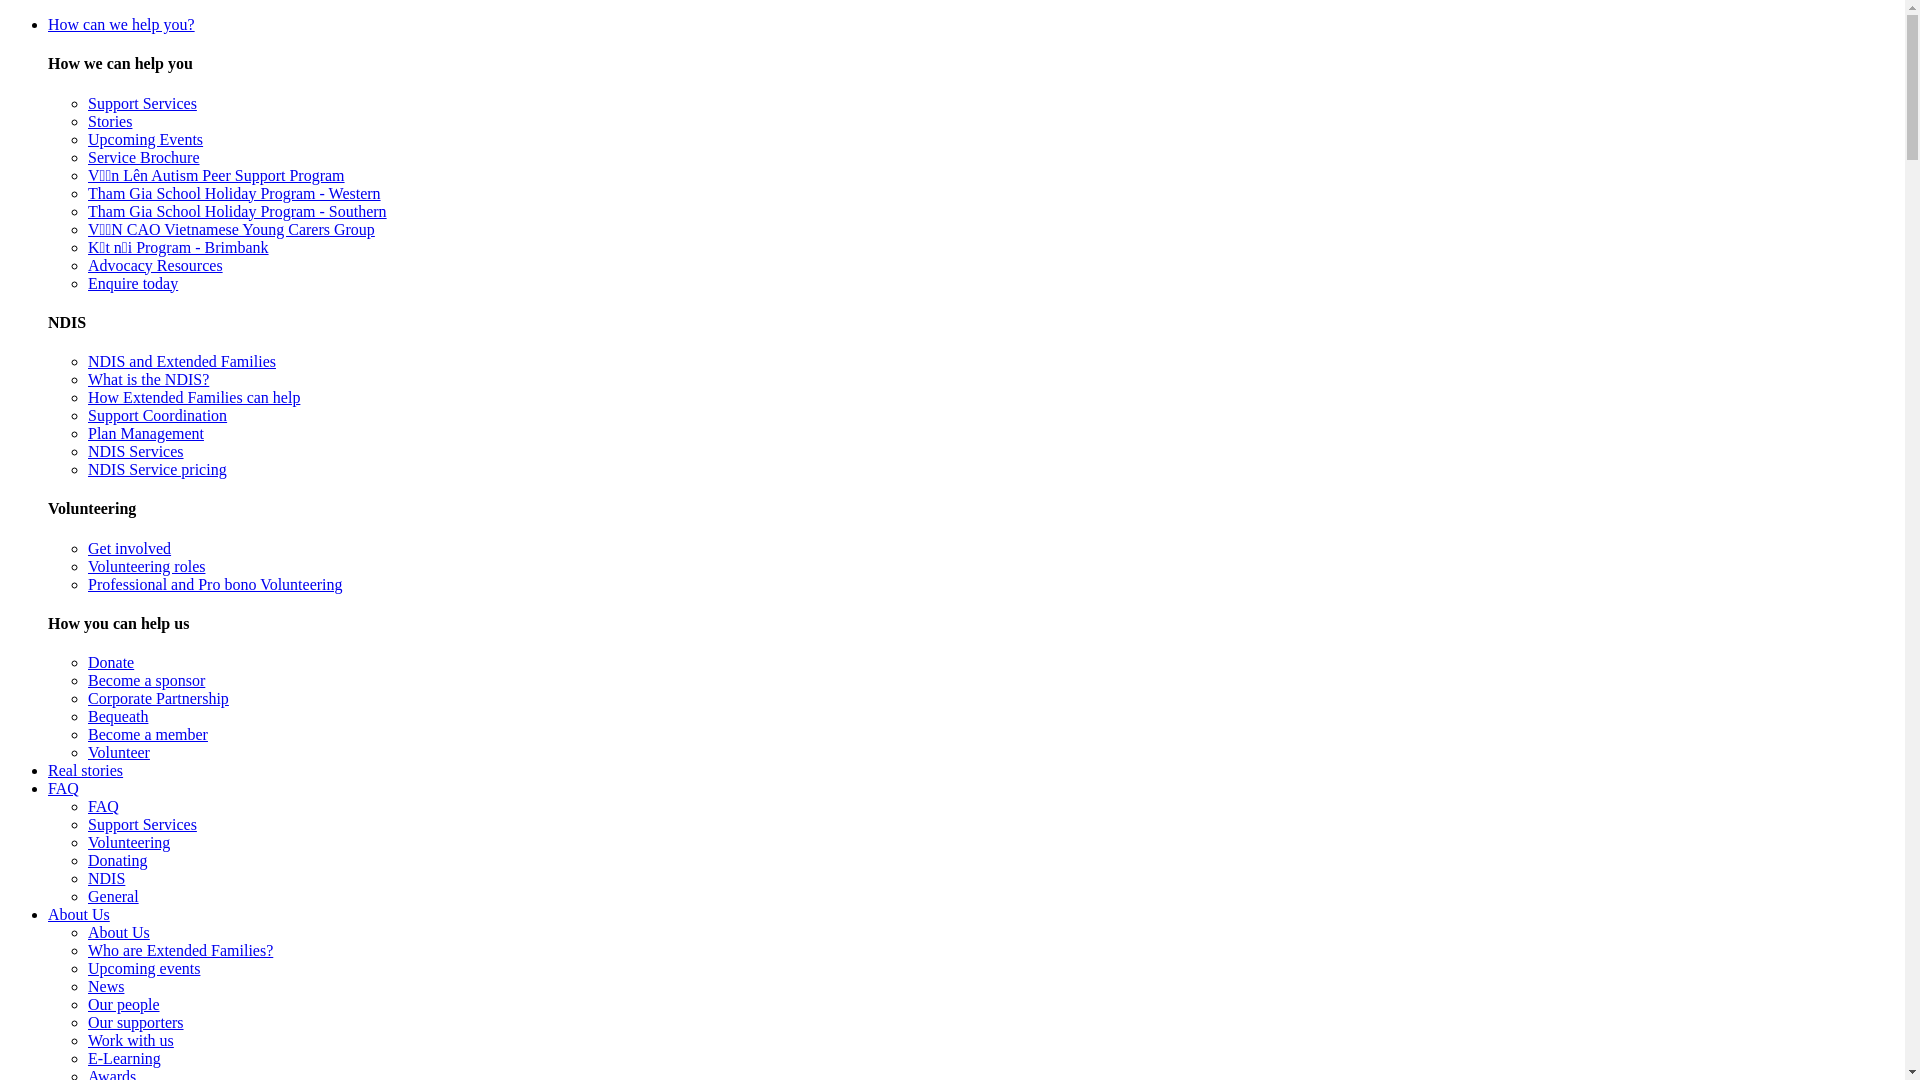 Image resolution: width=1920 pixels, height=1080 pixels. Describe the element at coordinates (120, 24) in the screenshot. I see `'How can we help you?'` at that location.